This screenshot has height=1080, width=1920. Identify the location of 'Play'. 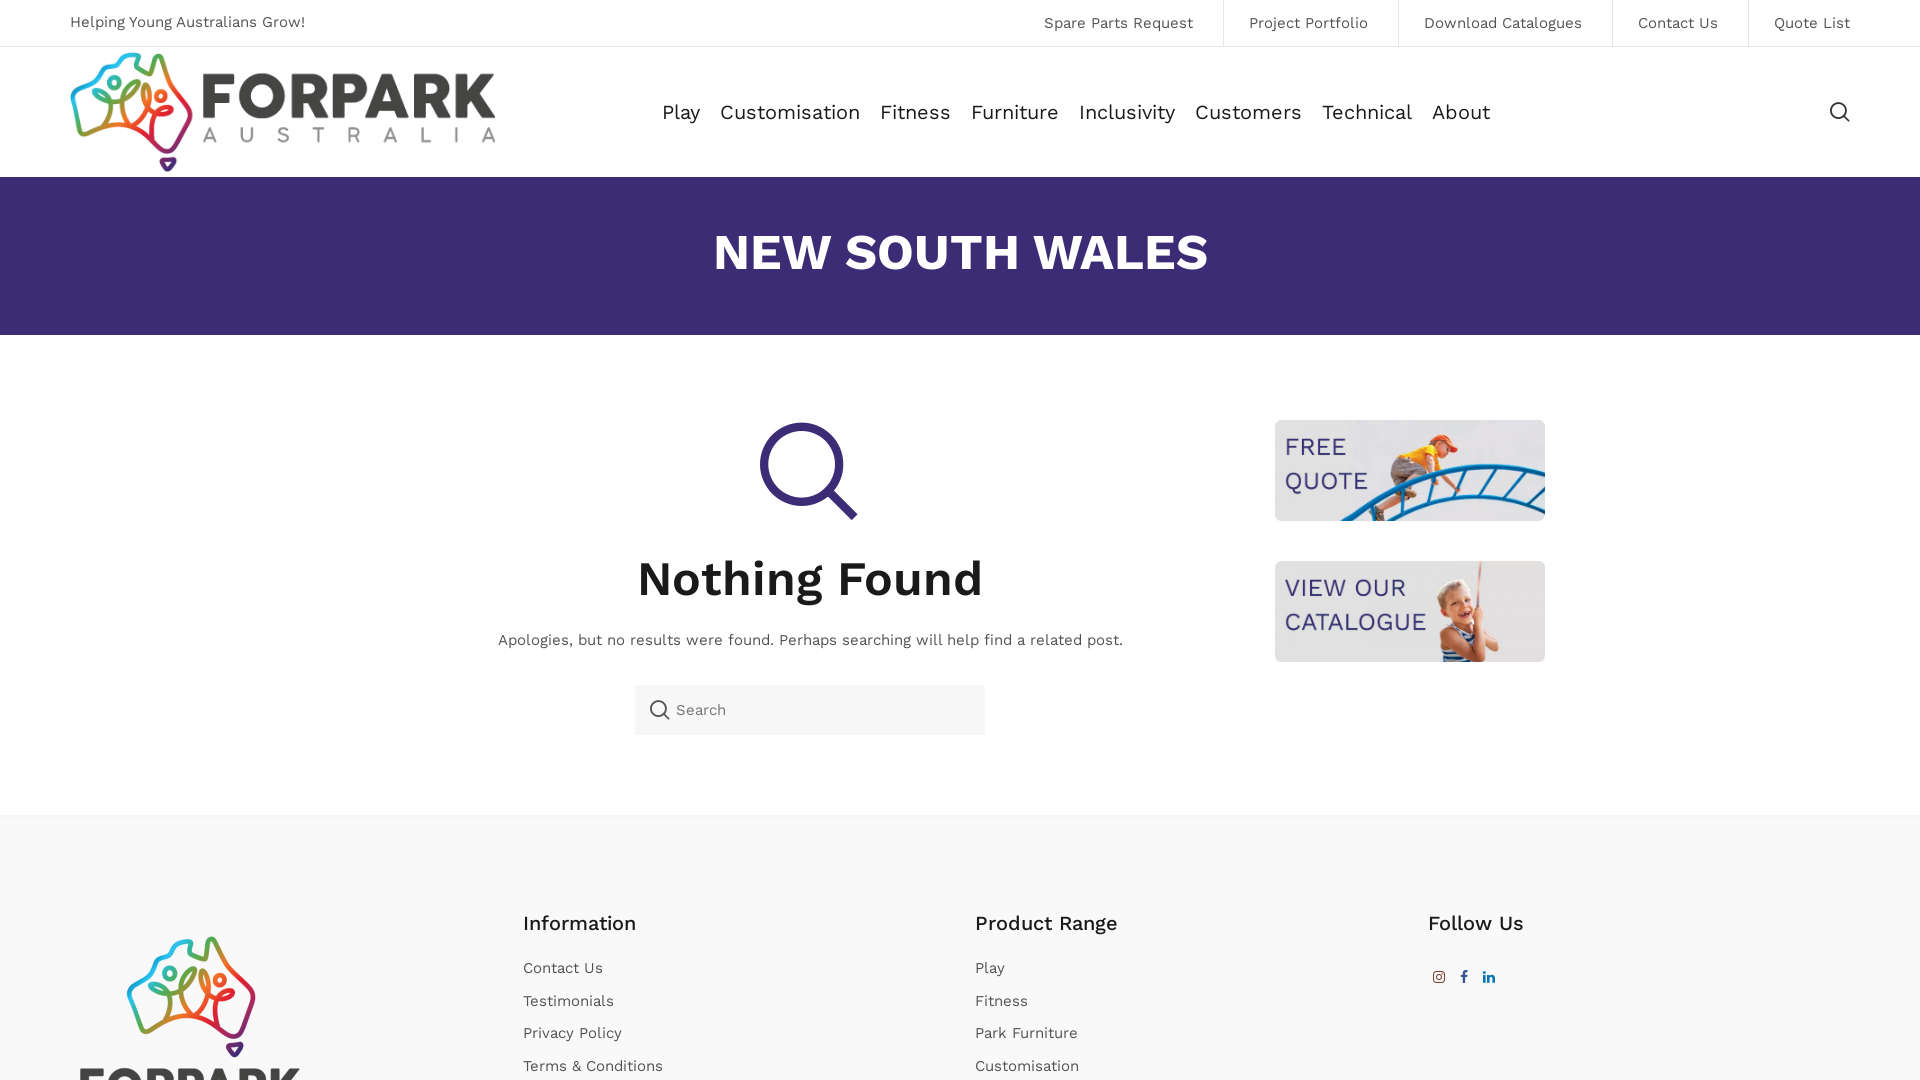
(681, 111).